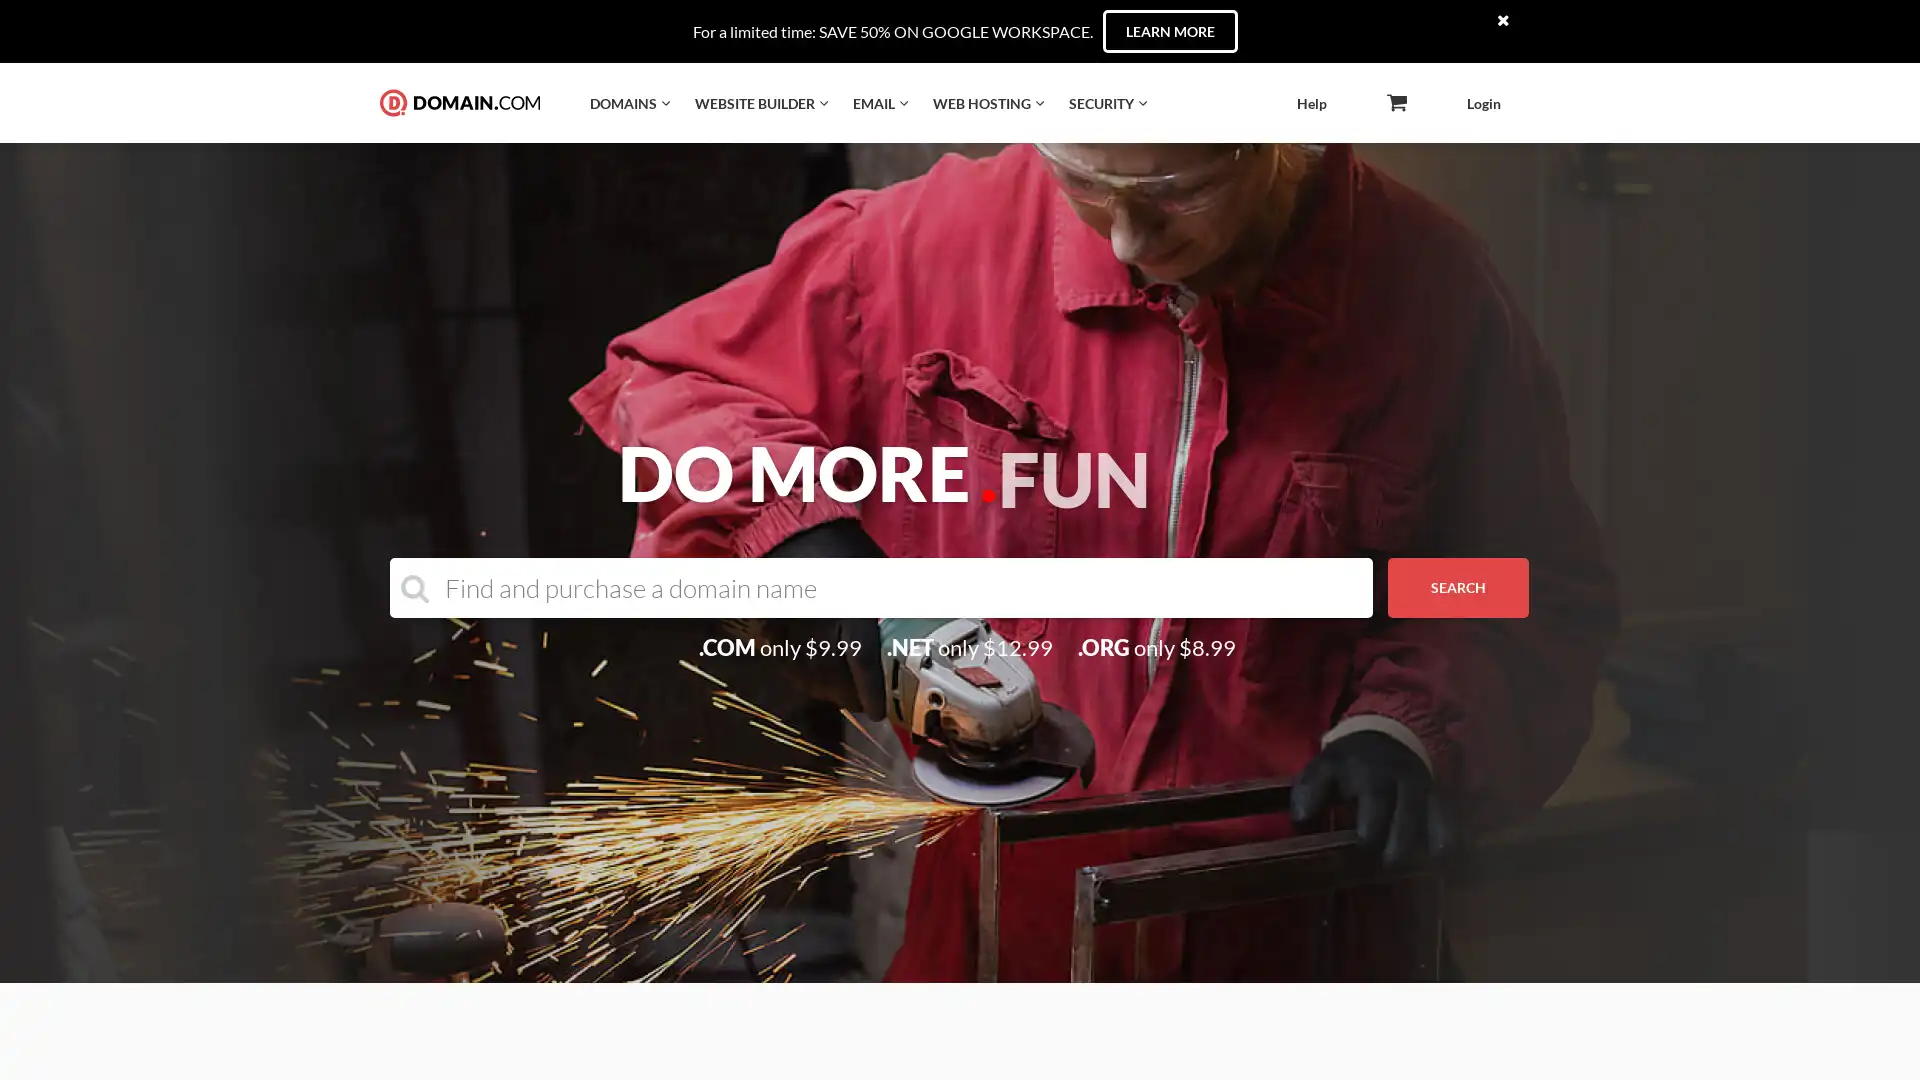 This screenshot has height=1080, width=1920. I want to click on Help, so click(1311, 103).